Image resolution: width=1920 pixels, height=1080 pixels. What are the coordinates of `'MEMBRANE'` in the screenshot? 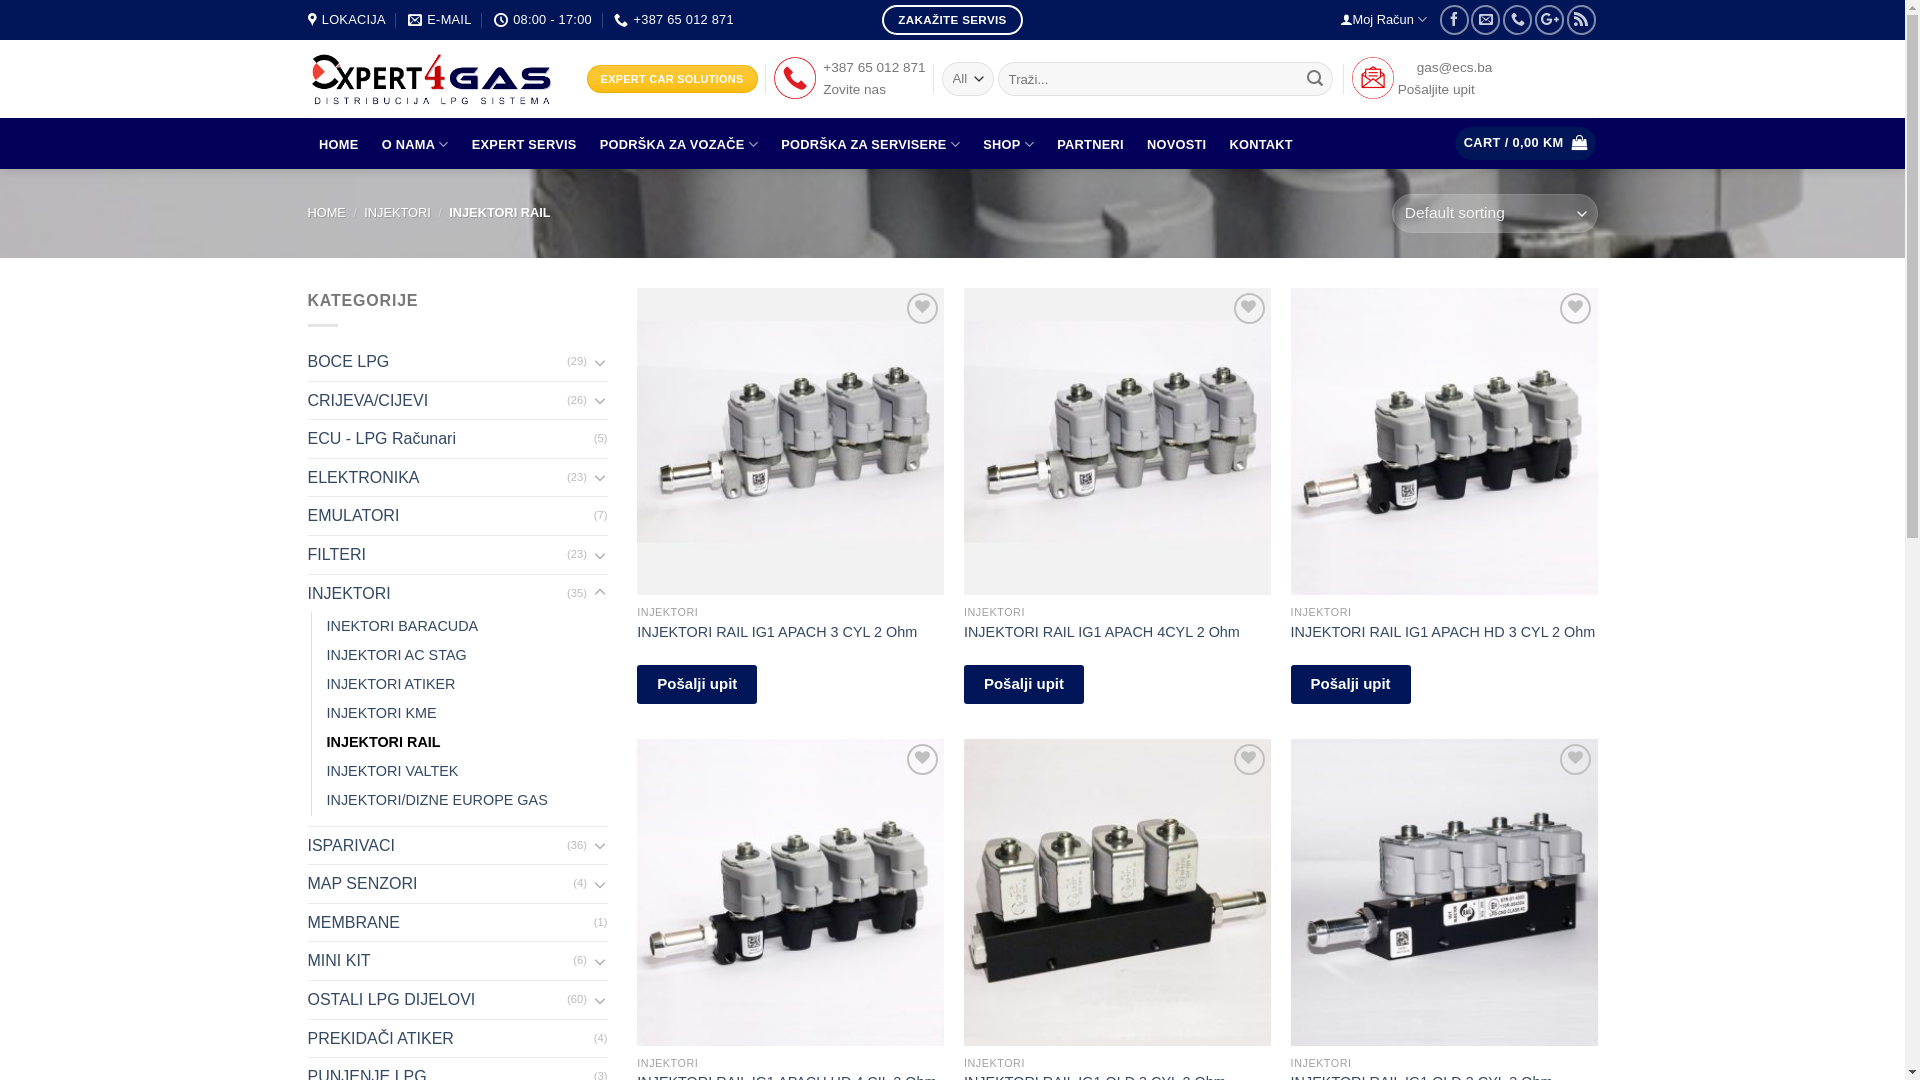 It's located at (306, 922).